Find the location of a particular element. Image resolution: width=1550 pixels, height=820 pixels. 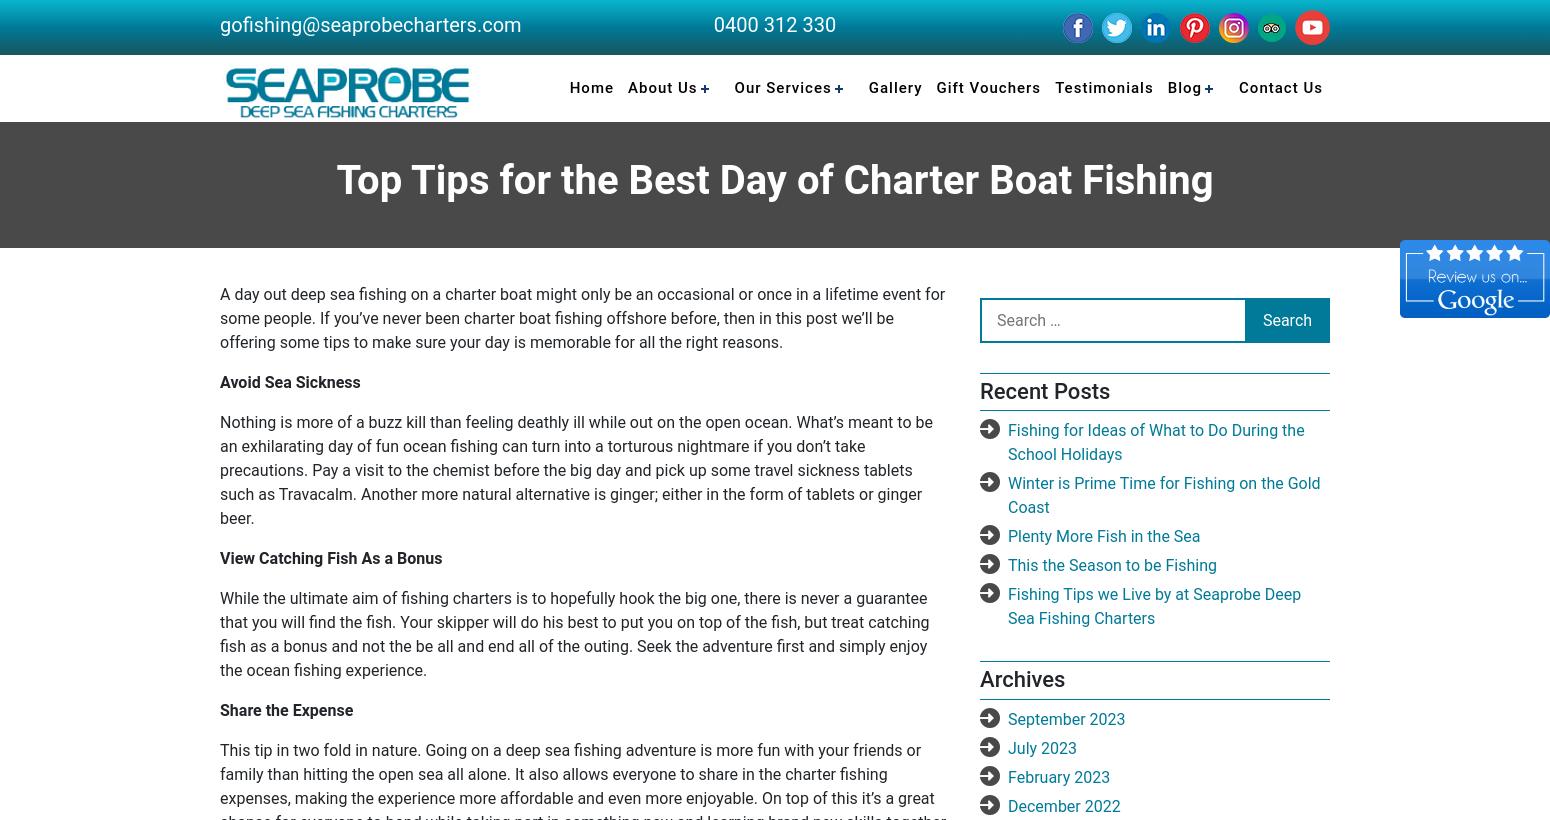

'View Catching Fish As a Bonus' is located at coordinates (329, 557).